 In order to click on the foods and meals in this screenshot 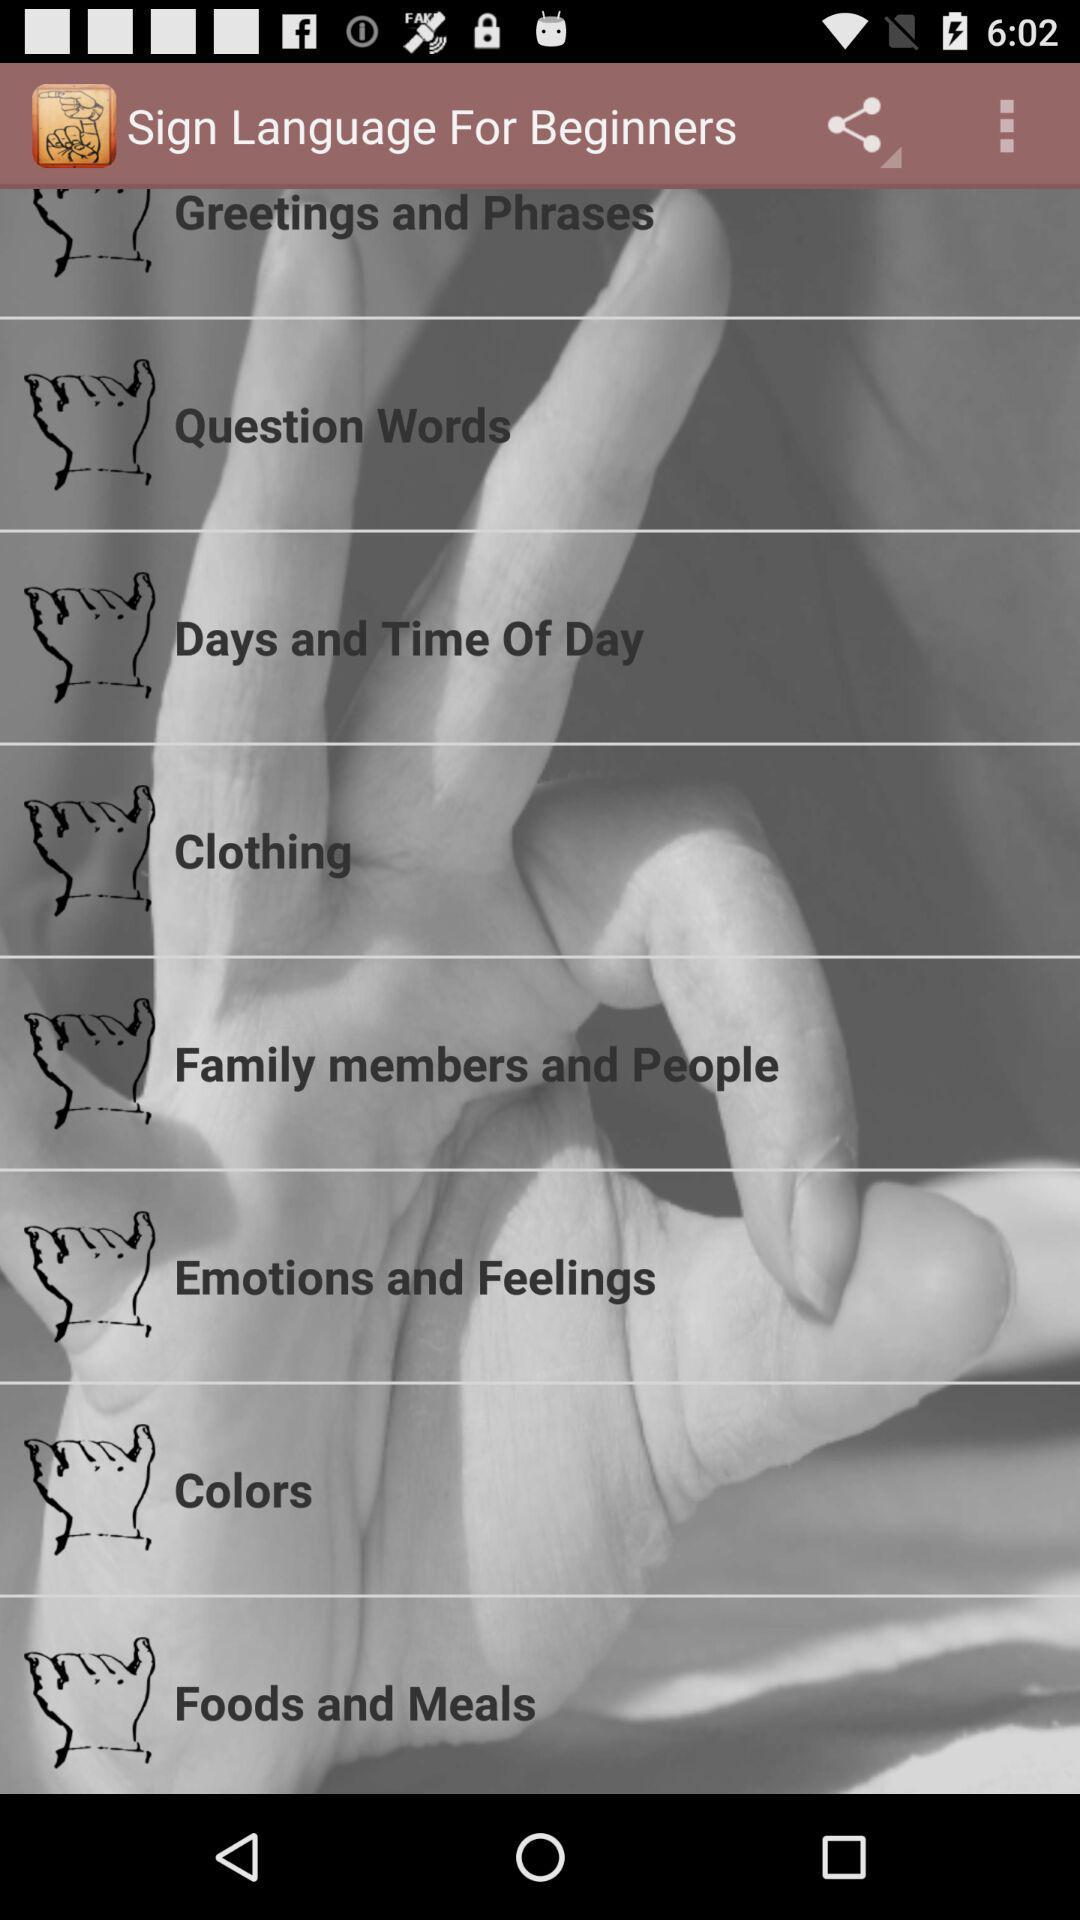, I will do `click(613, 1701)`.